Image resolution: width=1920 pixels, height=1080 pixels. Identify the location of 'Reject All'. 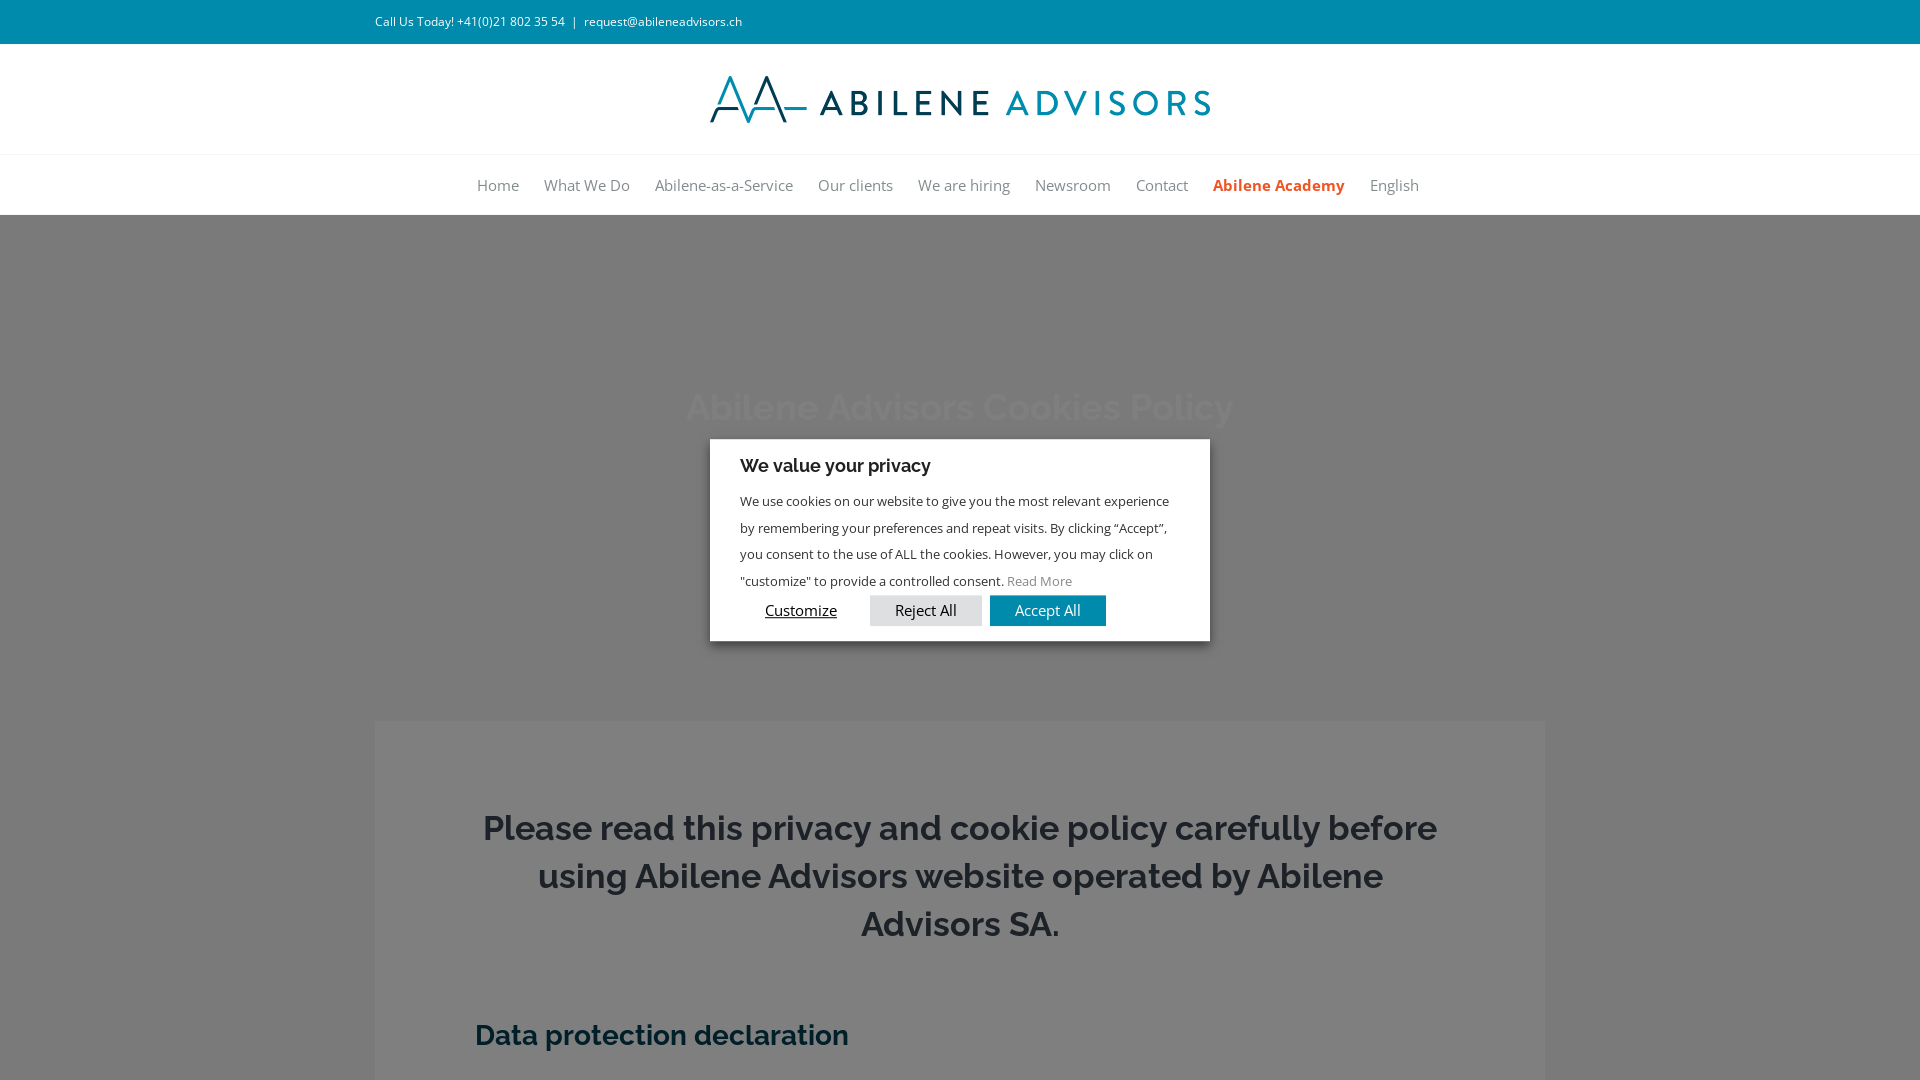
(925, 609).